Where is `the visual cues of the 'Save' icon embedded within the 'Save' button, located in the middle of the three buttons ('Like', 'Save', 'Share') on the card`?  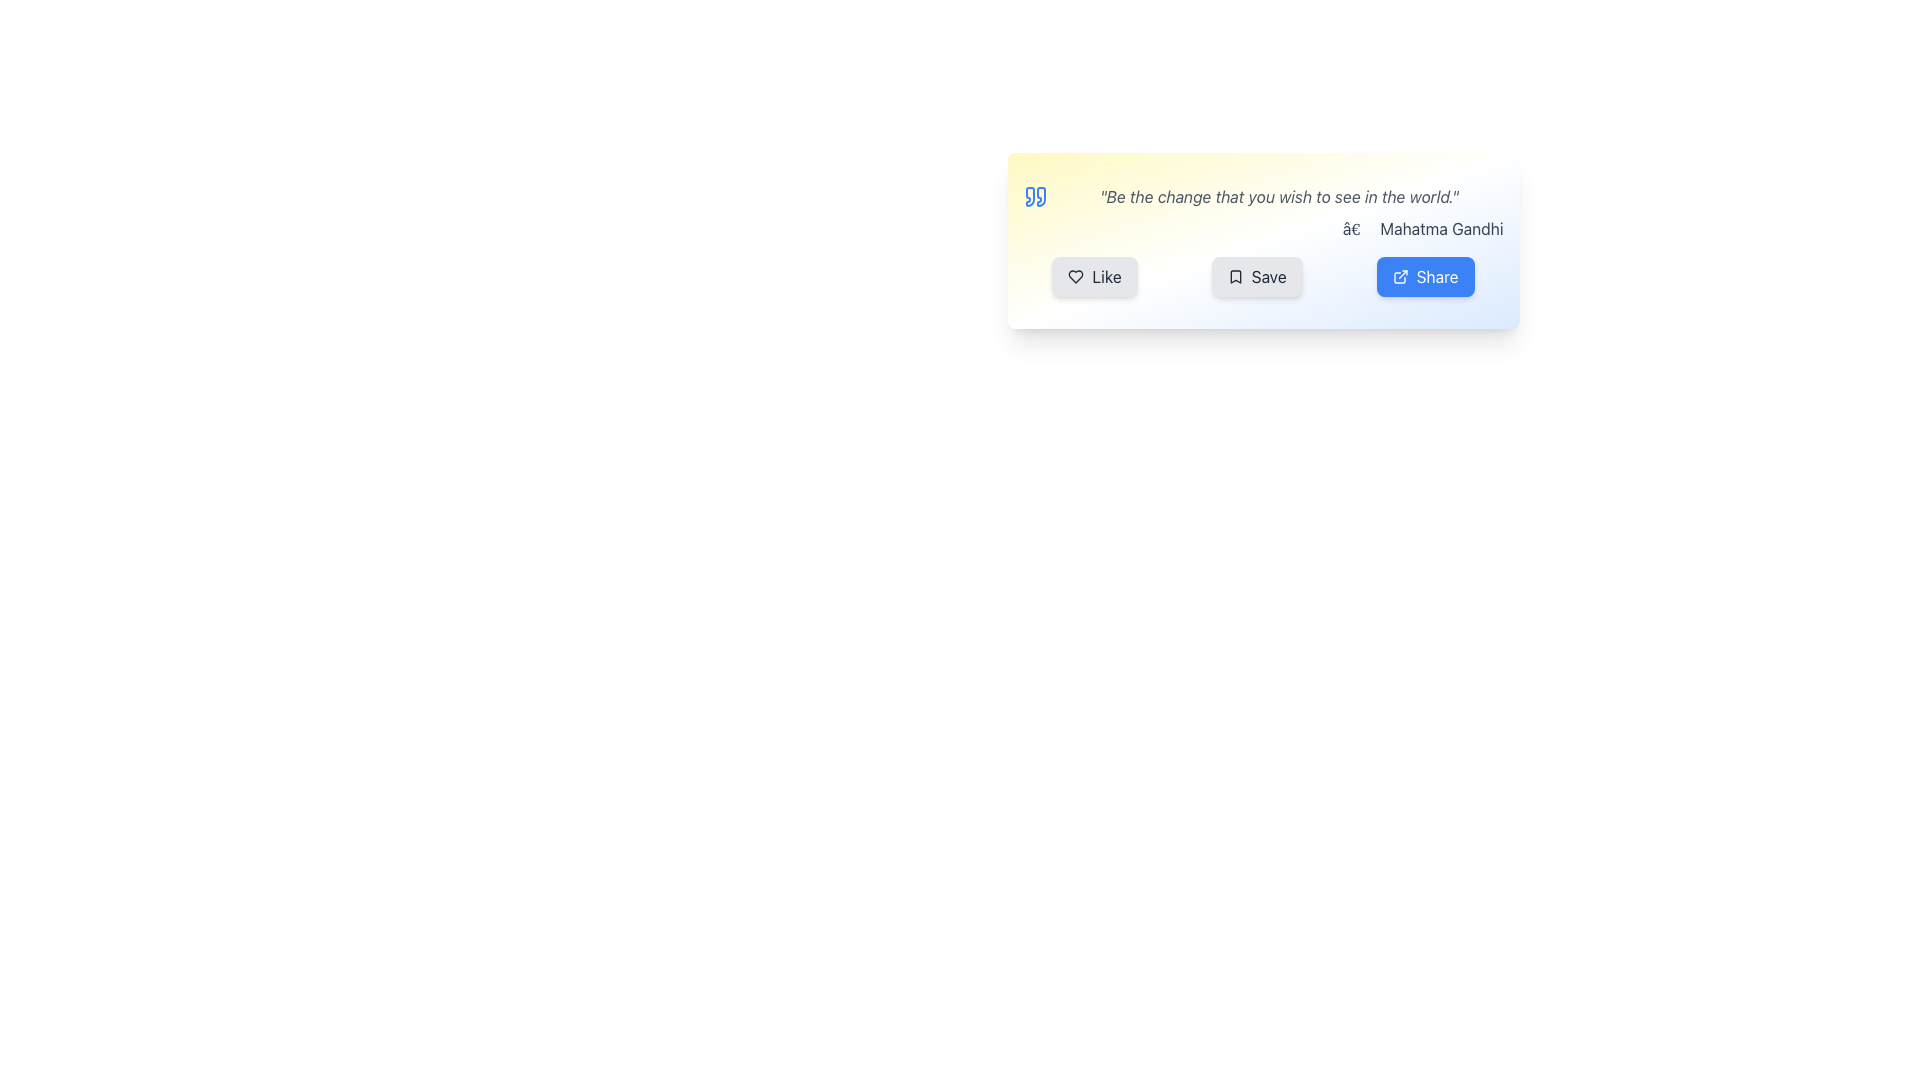
the visual cues of the 'Save' icon embedded within the 'Save' button, located in the middle of the three buttons ('Like', 'Save', 'Share') on the card is located at coordinates (1234, 277).